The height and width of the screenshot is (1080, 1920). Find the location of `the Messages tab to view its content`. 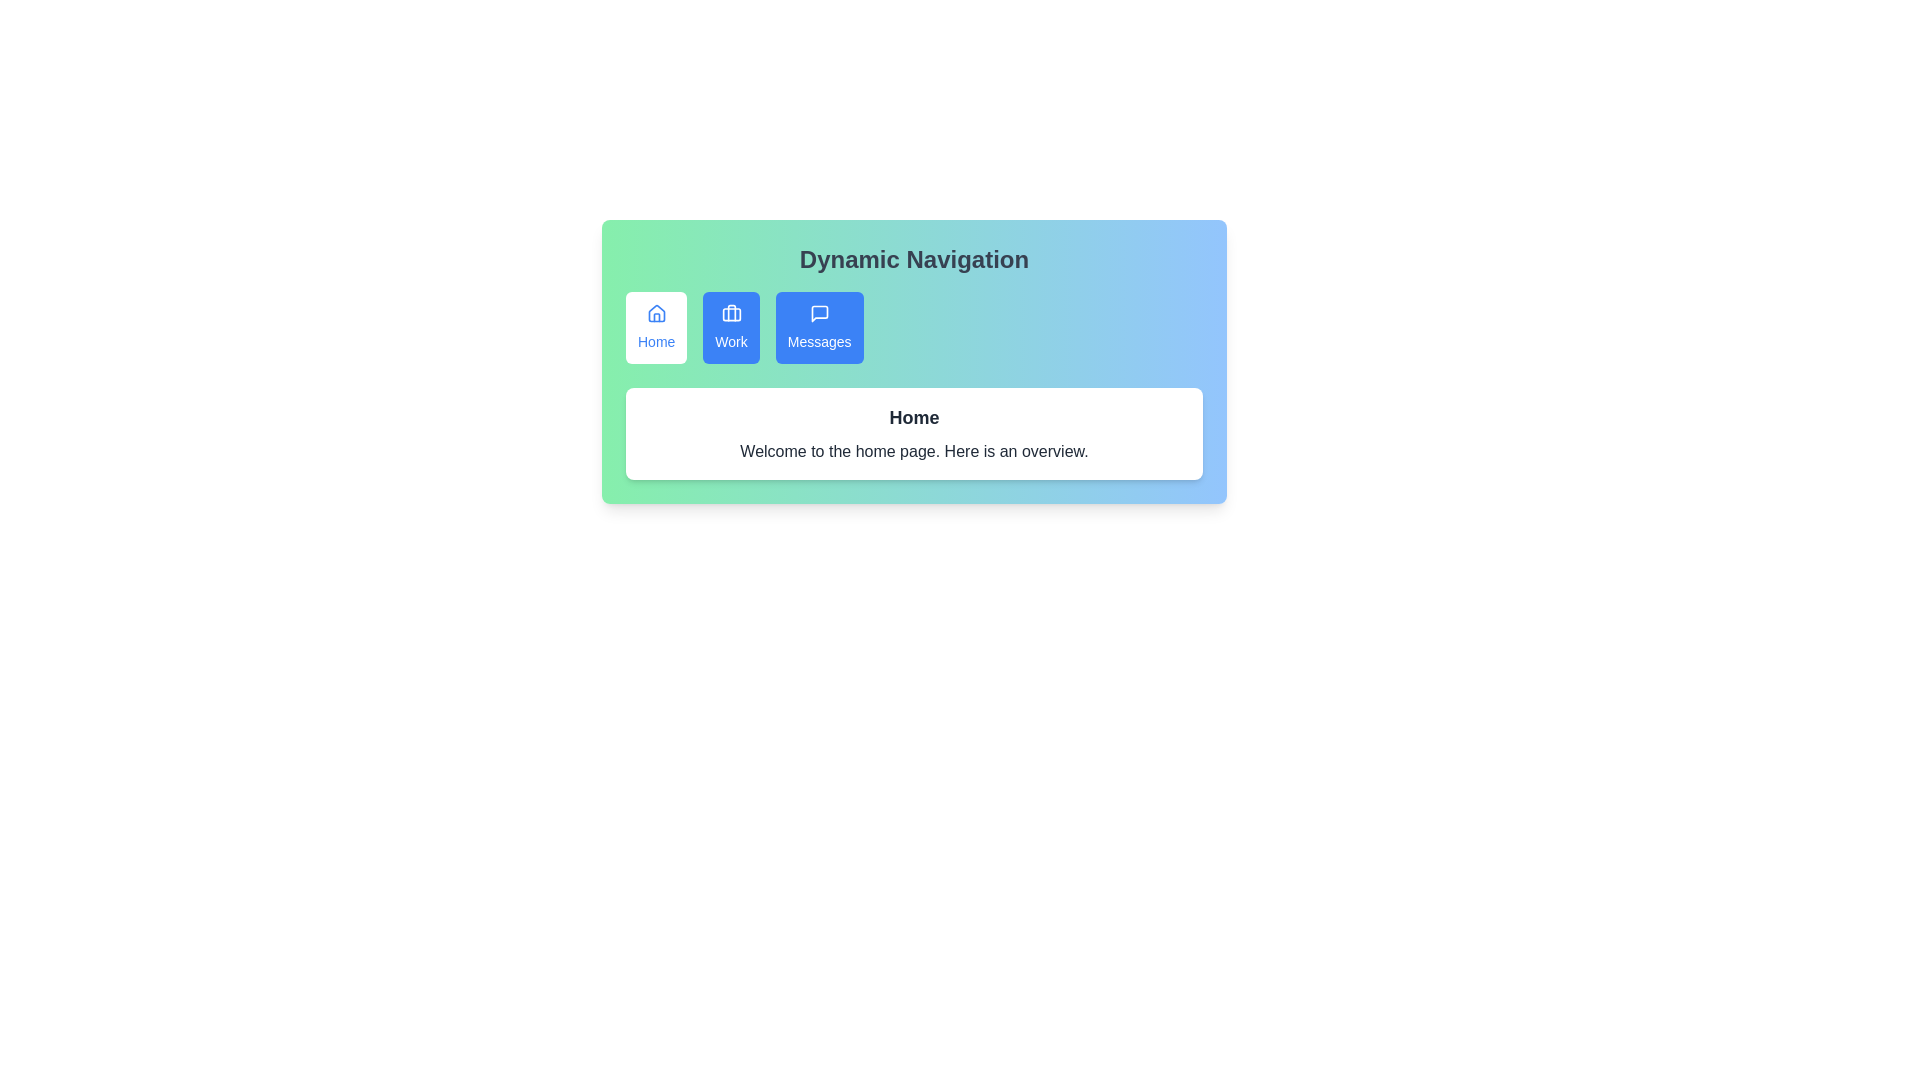

the Messages tab to view its content is located at coordinates (819, 326).